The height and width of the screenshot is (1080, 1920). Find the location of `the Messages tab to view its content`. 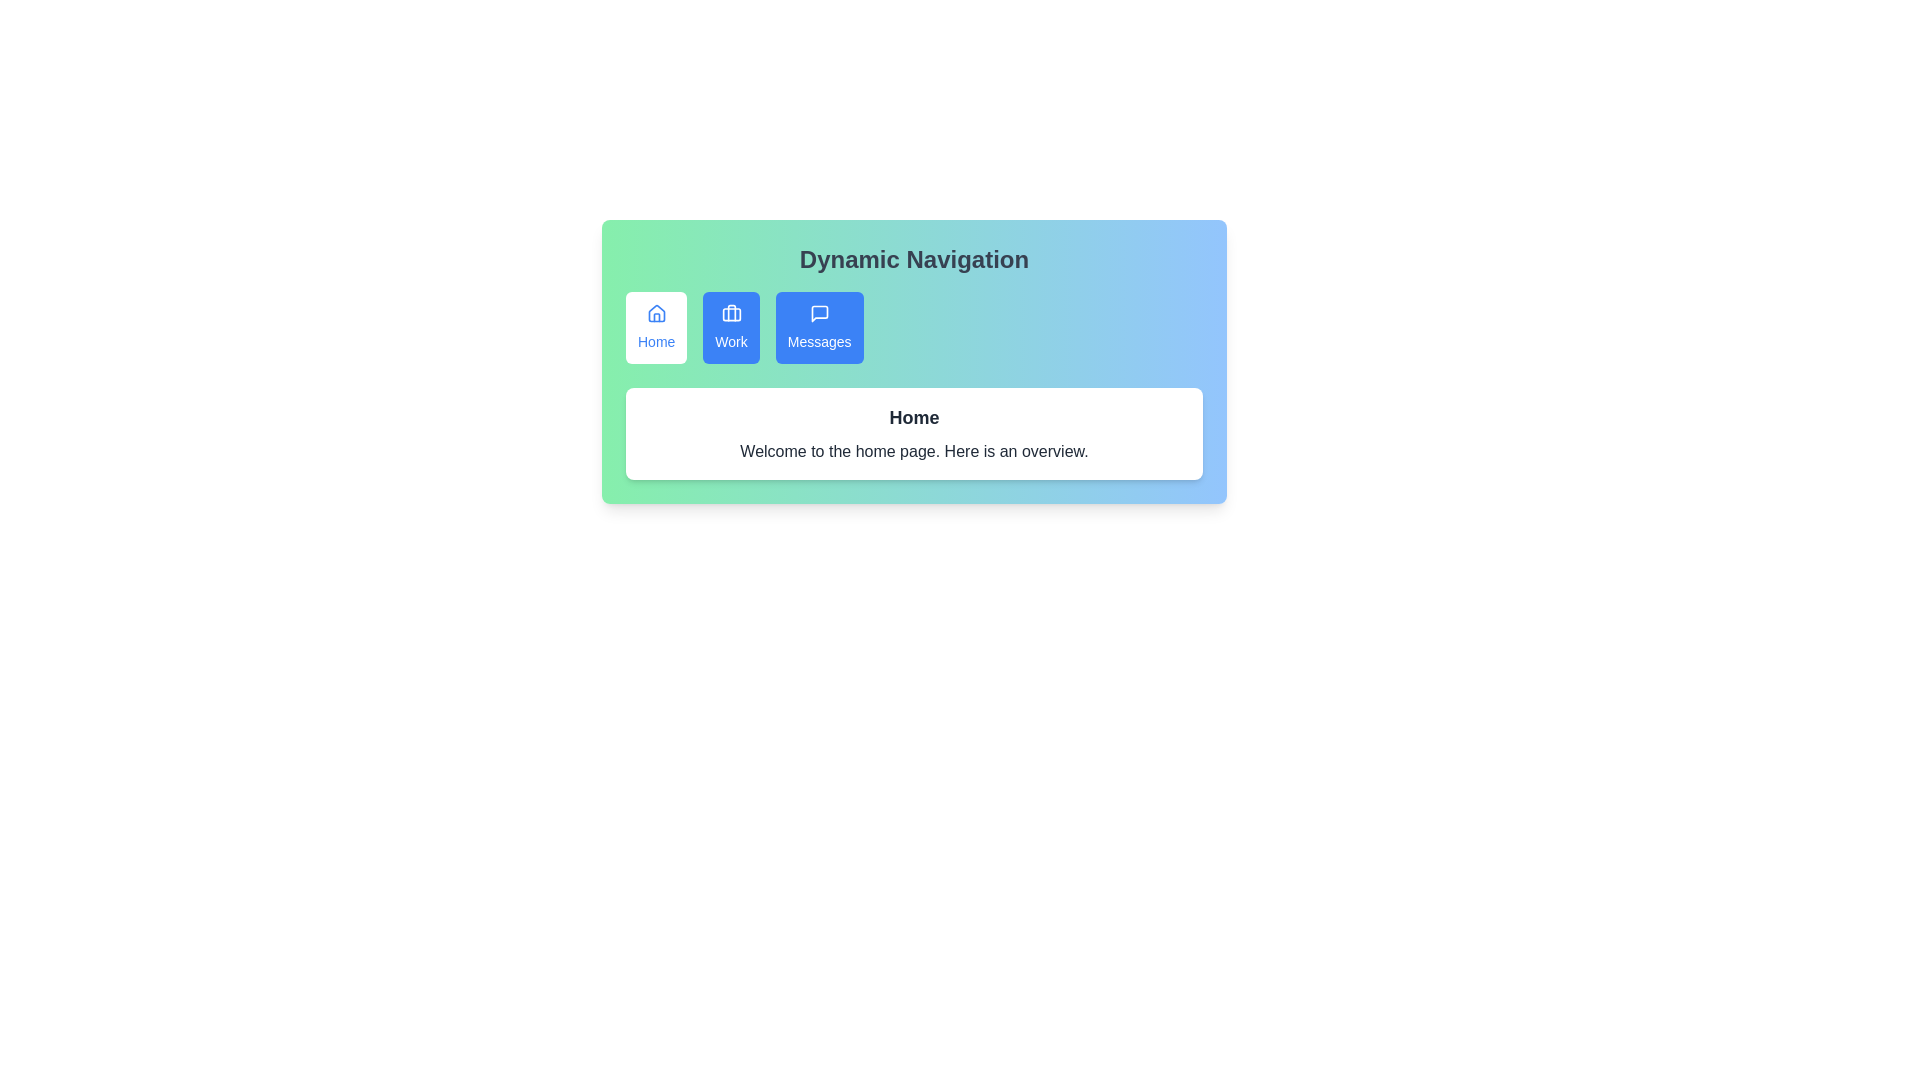

the Messages tab to view its content is located at coordinates (819, 326).